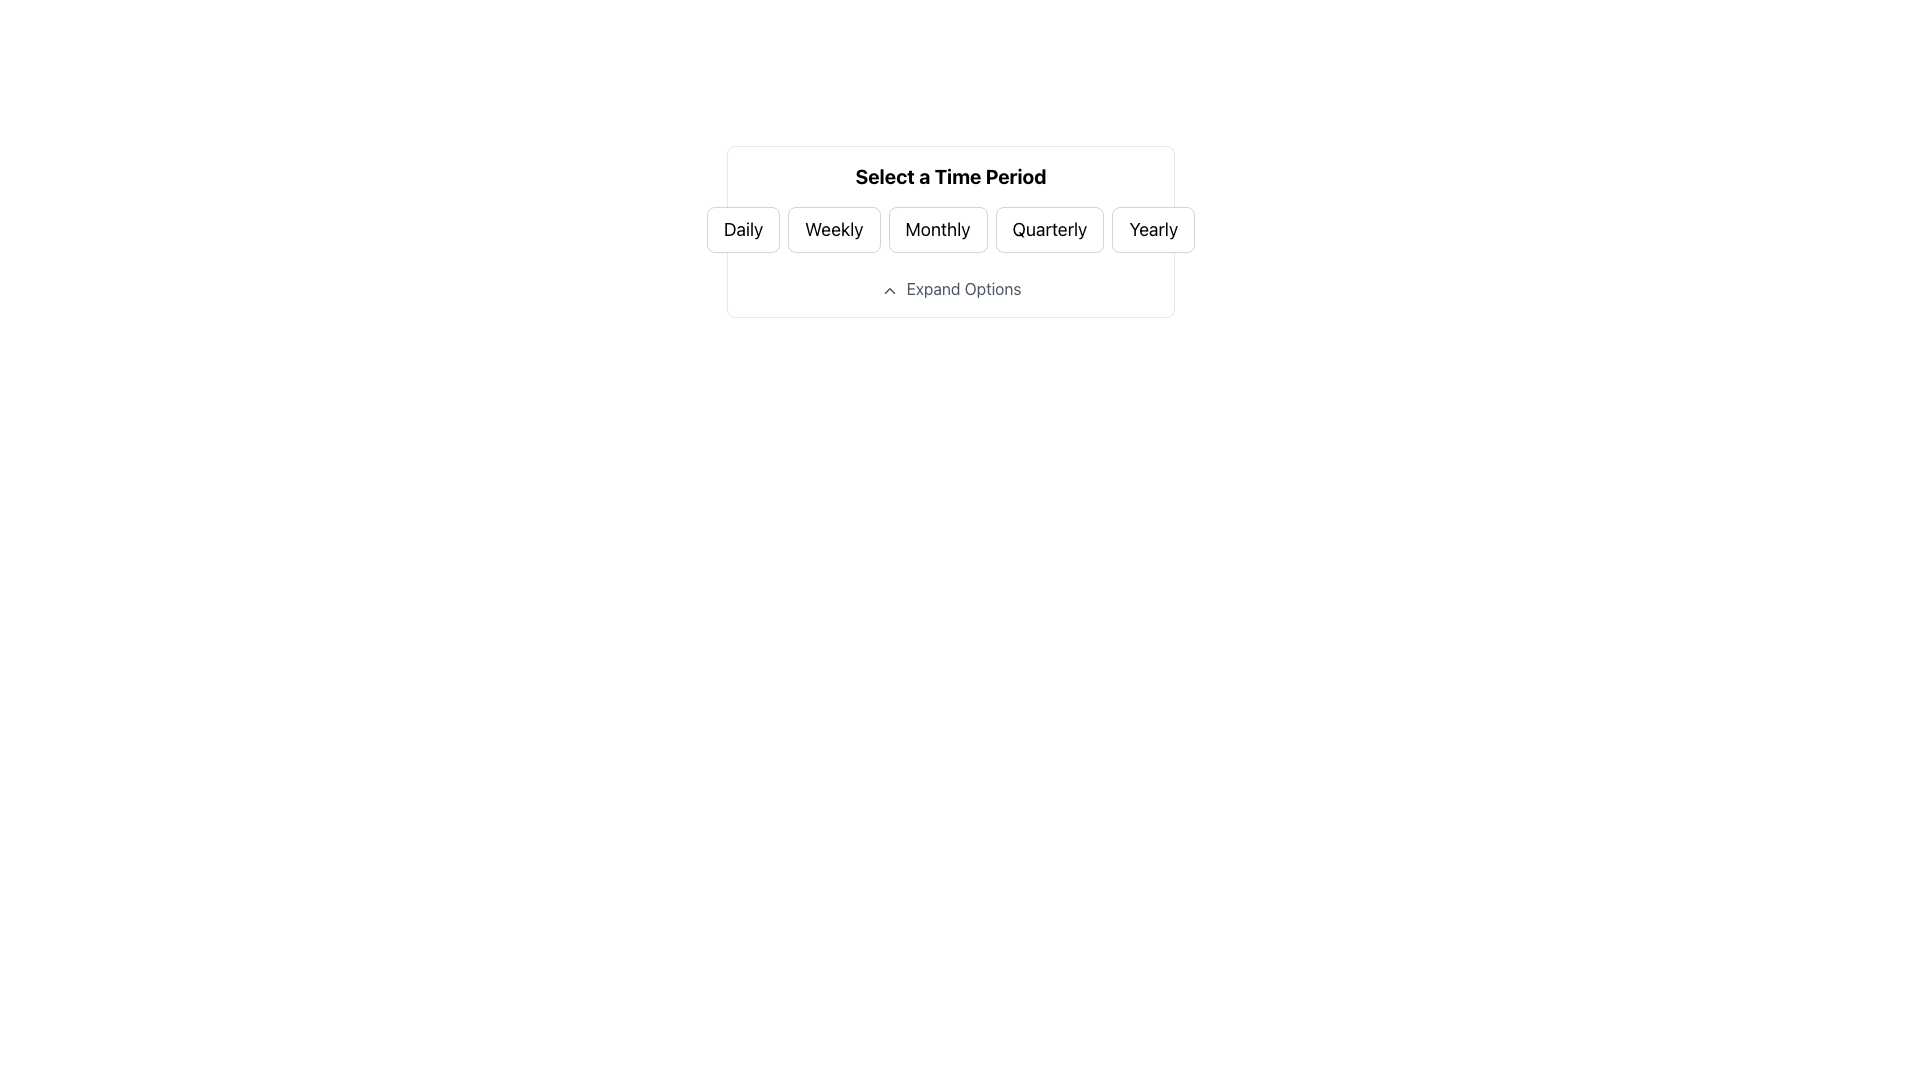 This screenshot has height=1080, width=1920. Describe the element at coordinates (888, 290) in the screenshot. I see `the chevron icon to the left of the 'Expand Options' text` at that location.